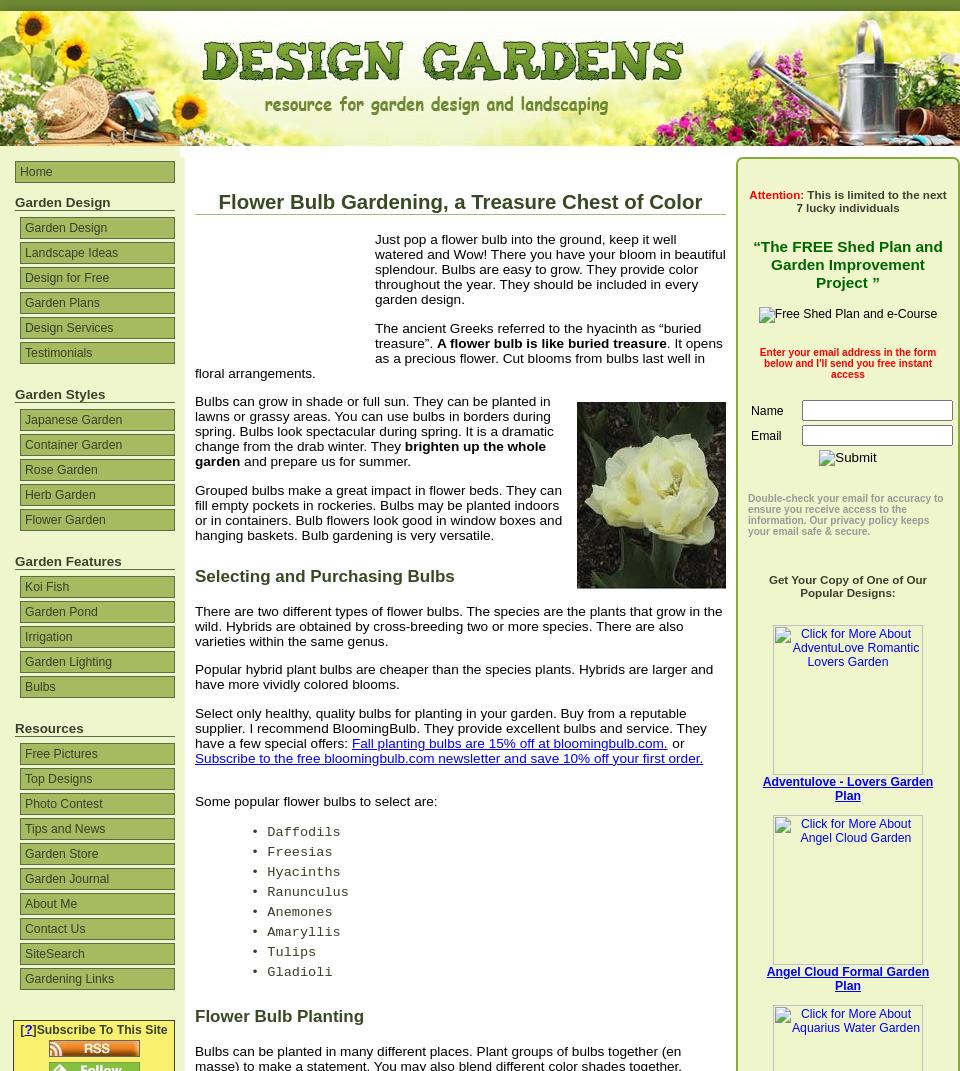 The height and width of the screenshot is (1071, 960). I want to click on 'A flower bulb is like buried treasure', so click(551, 341).